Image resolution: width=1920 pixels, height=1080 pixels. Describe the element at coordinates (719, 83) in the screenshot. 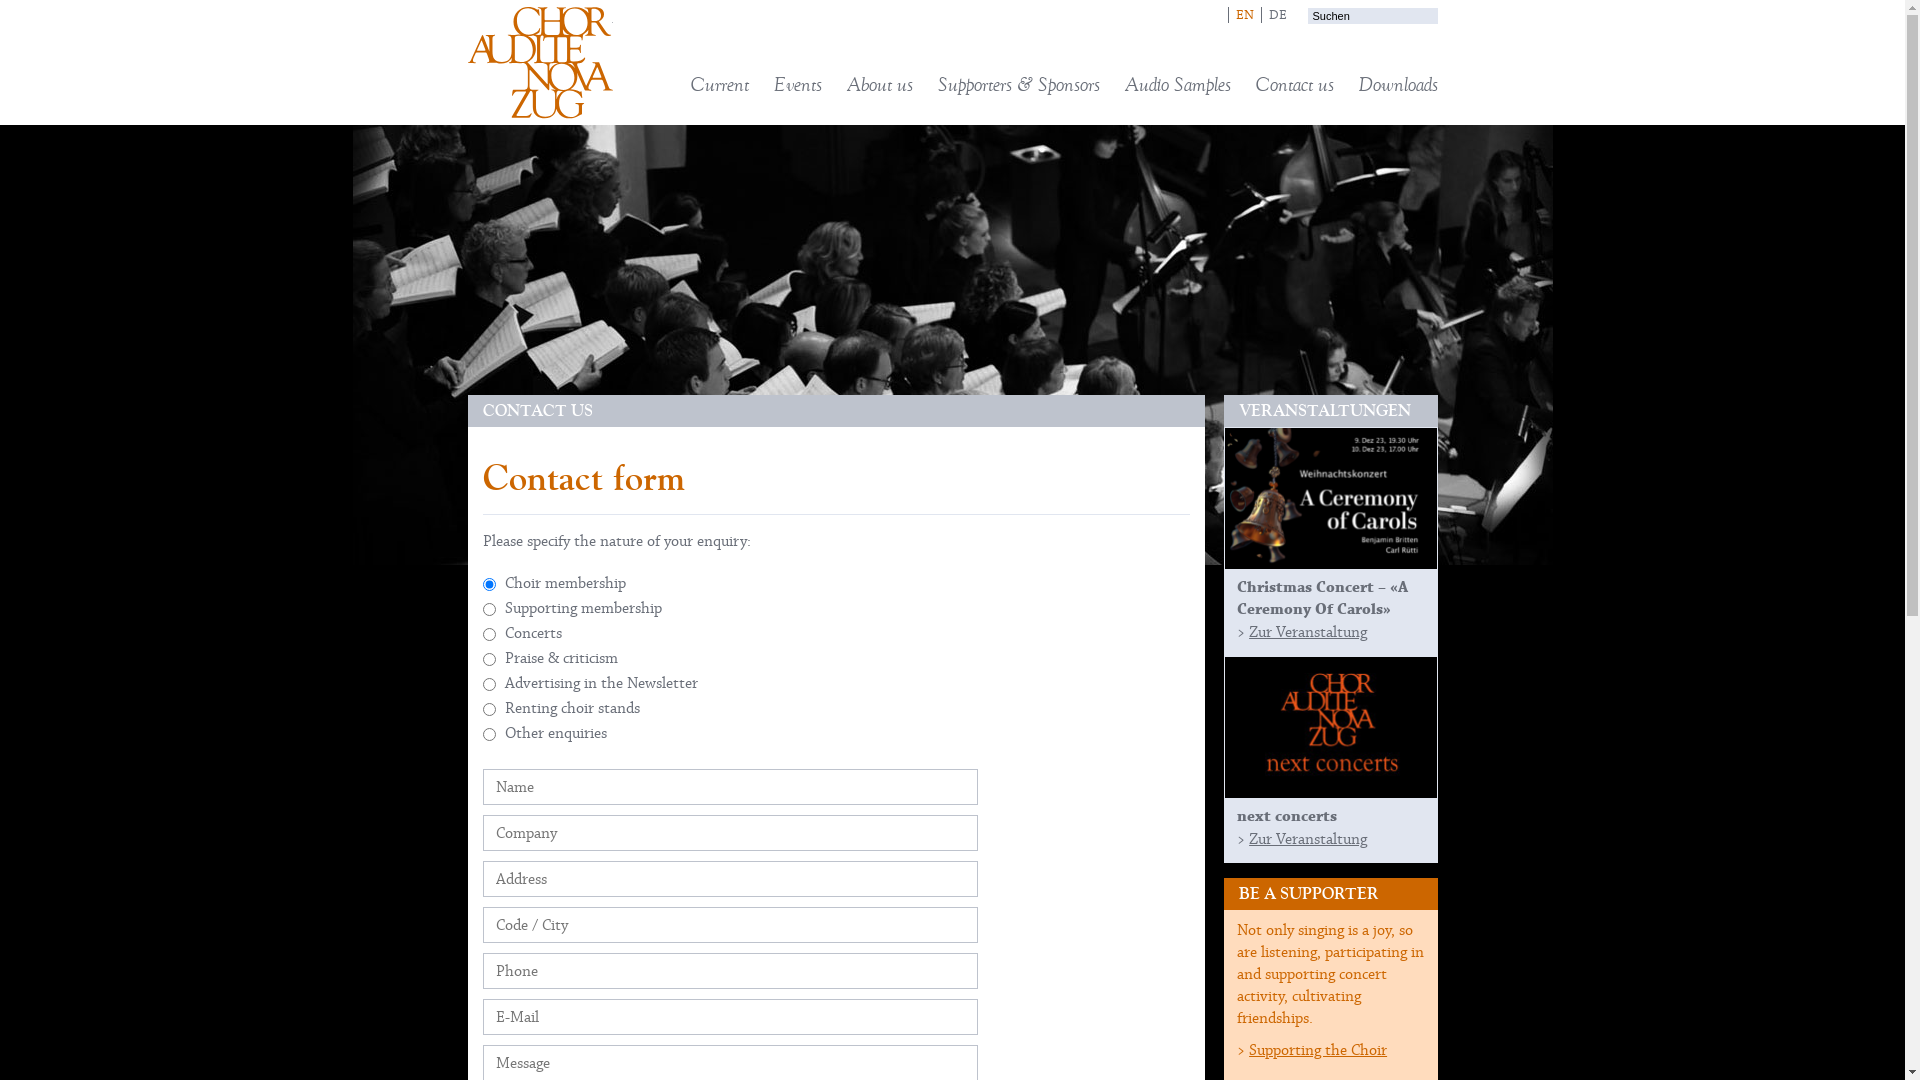

I see `'Current'` at that location.